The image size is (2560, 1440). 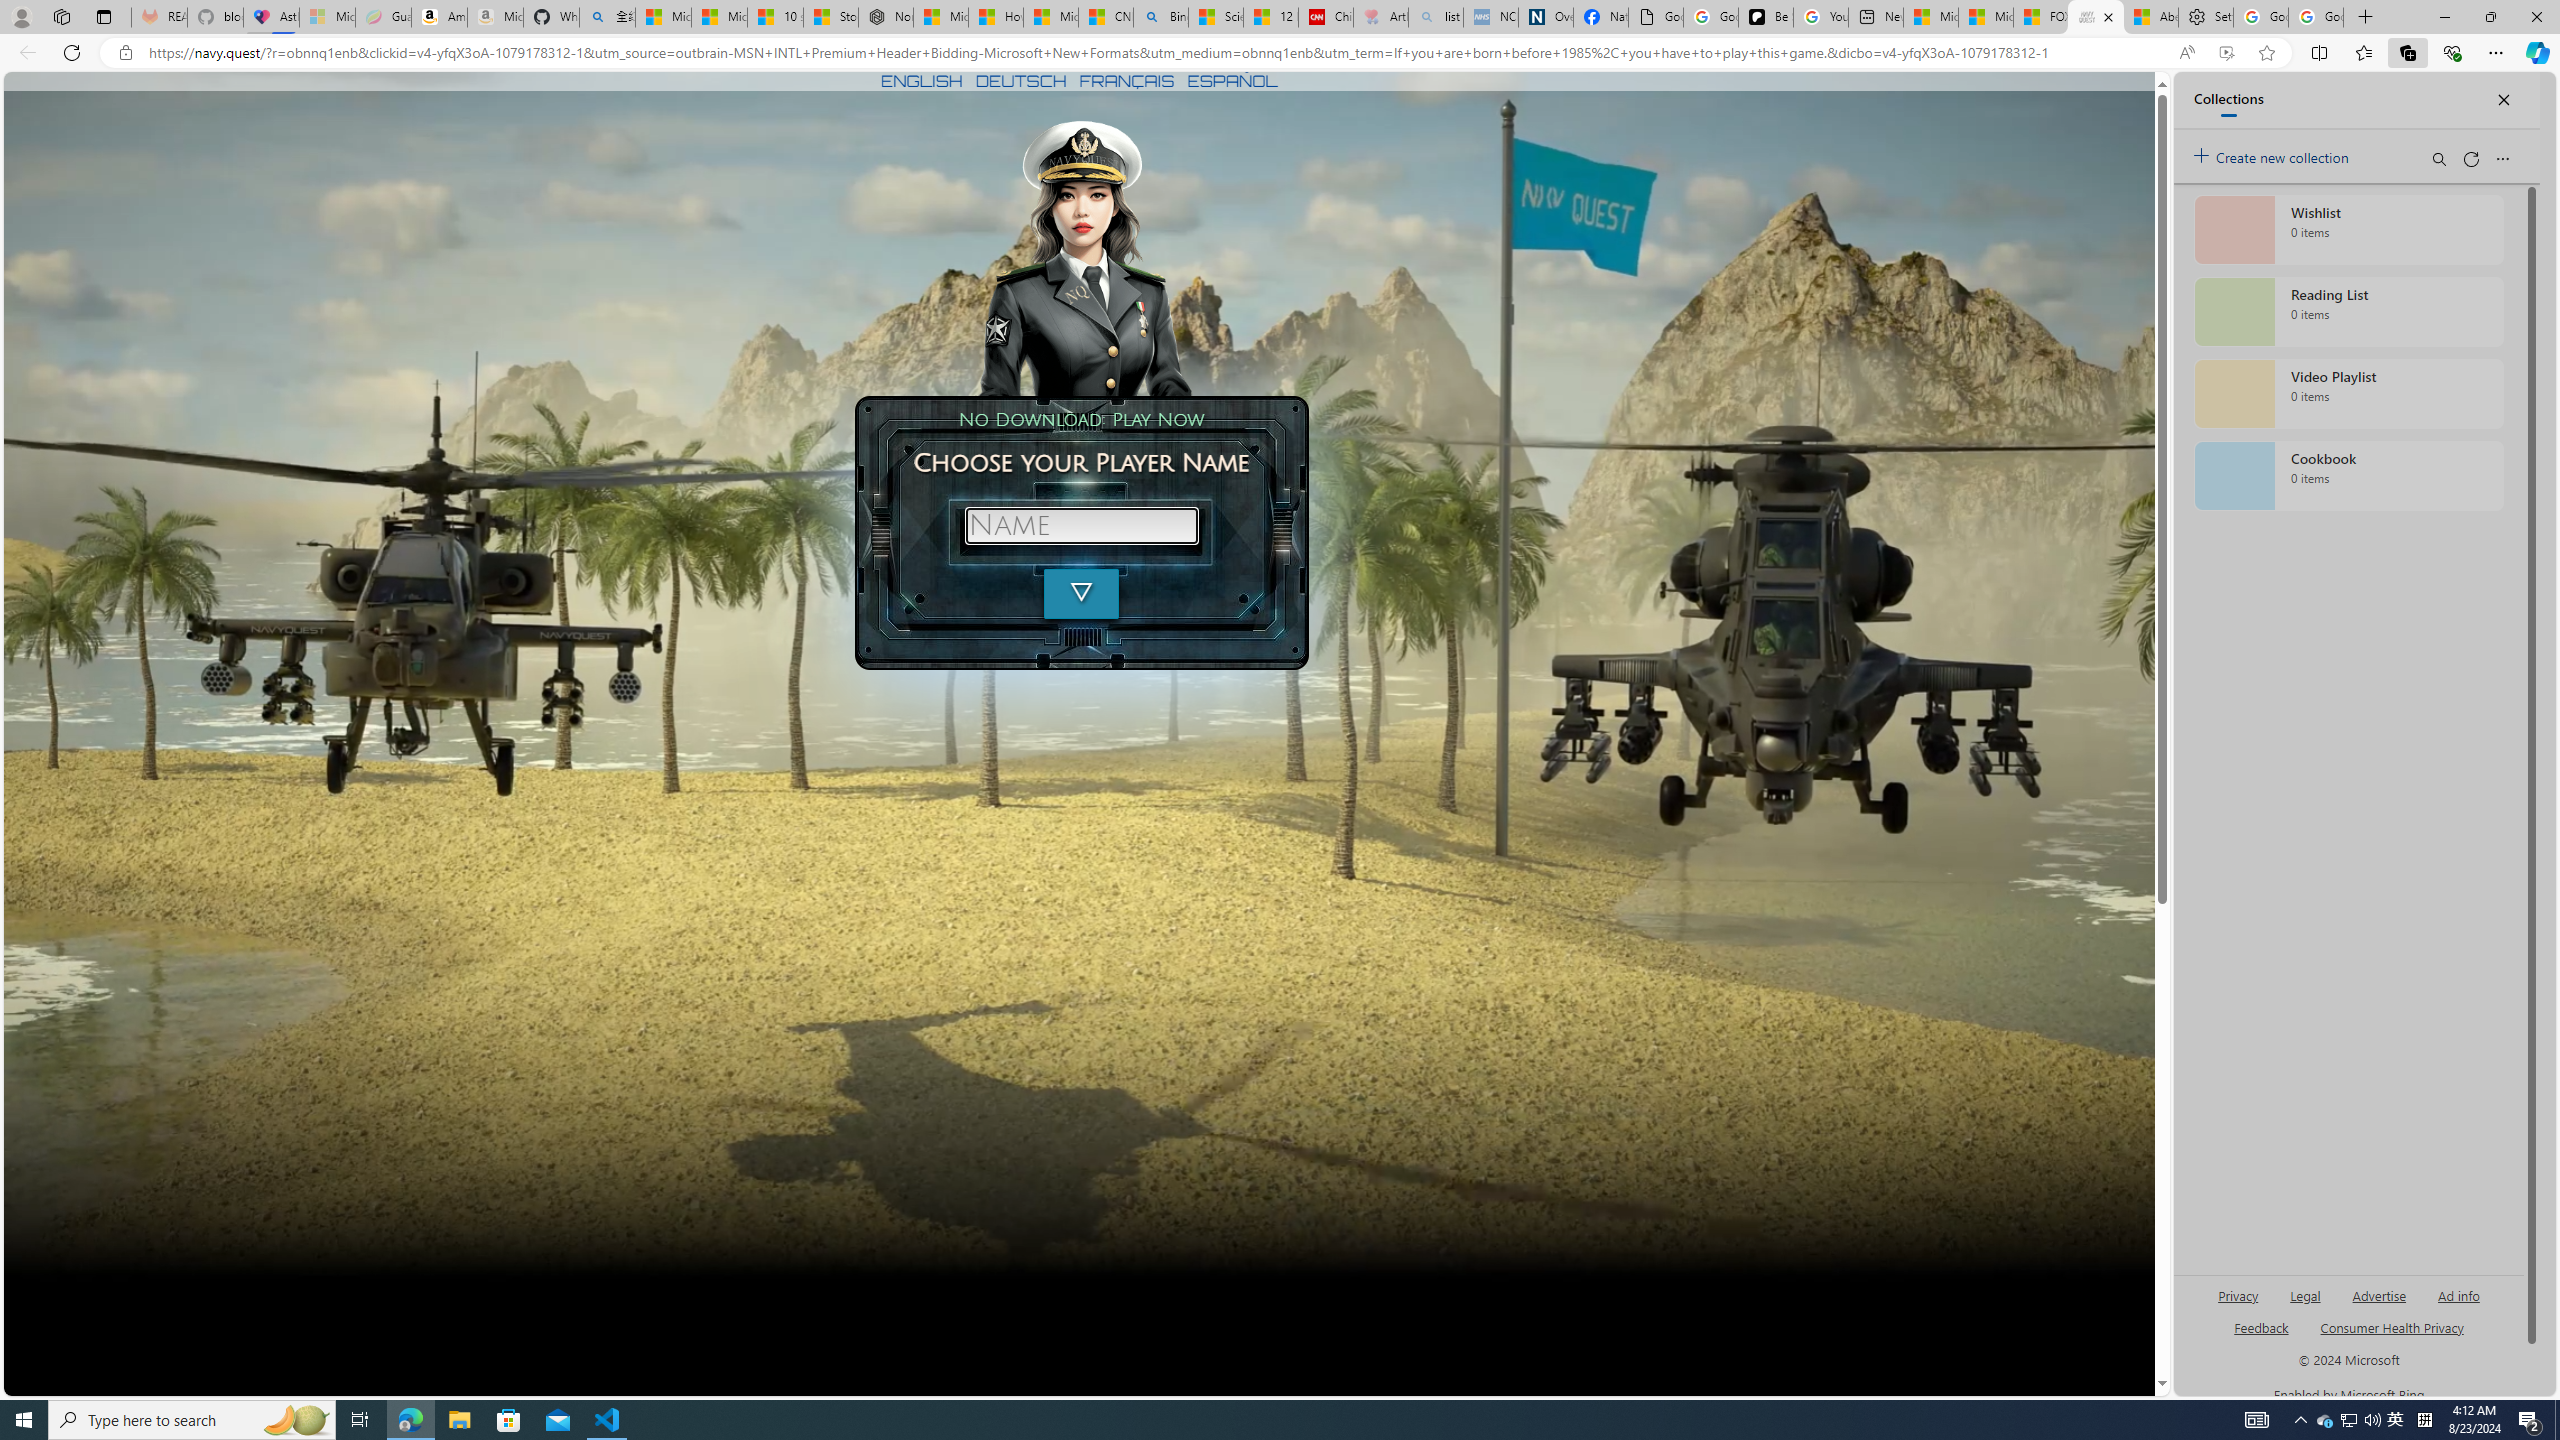 I want to click on 'Favorites', so click(x=2364, y=51).